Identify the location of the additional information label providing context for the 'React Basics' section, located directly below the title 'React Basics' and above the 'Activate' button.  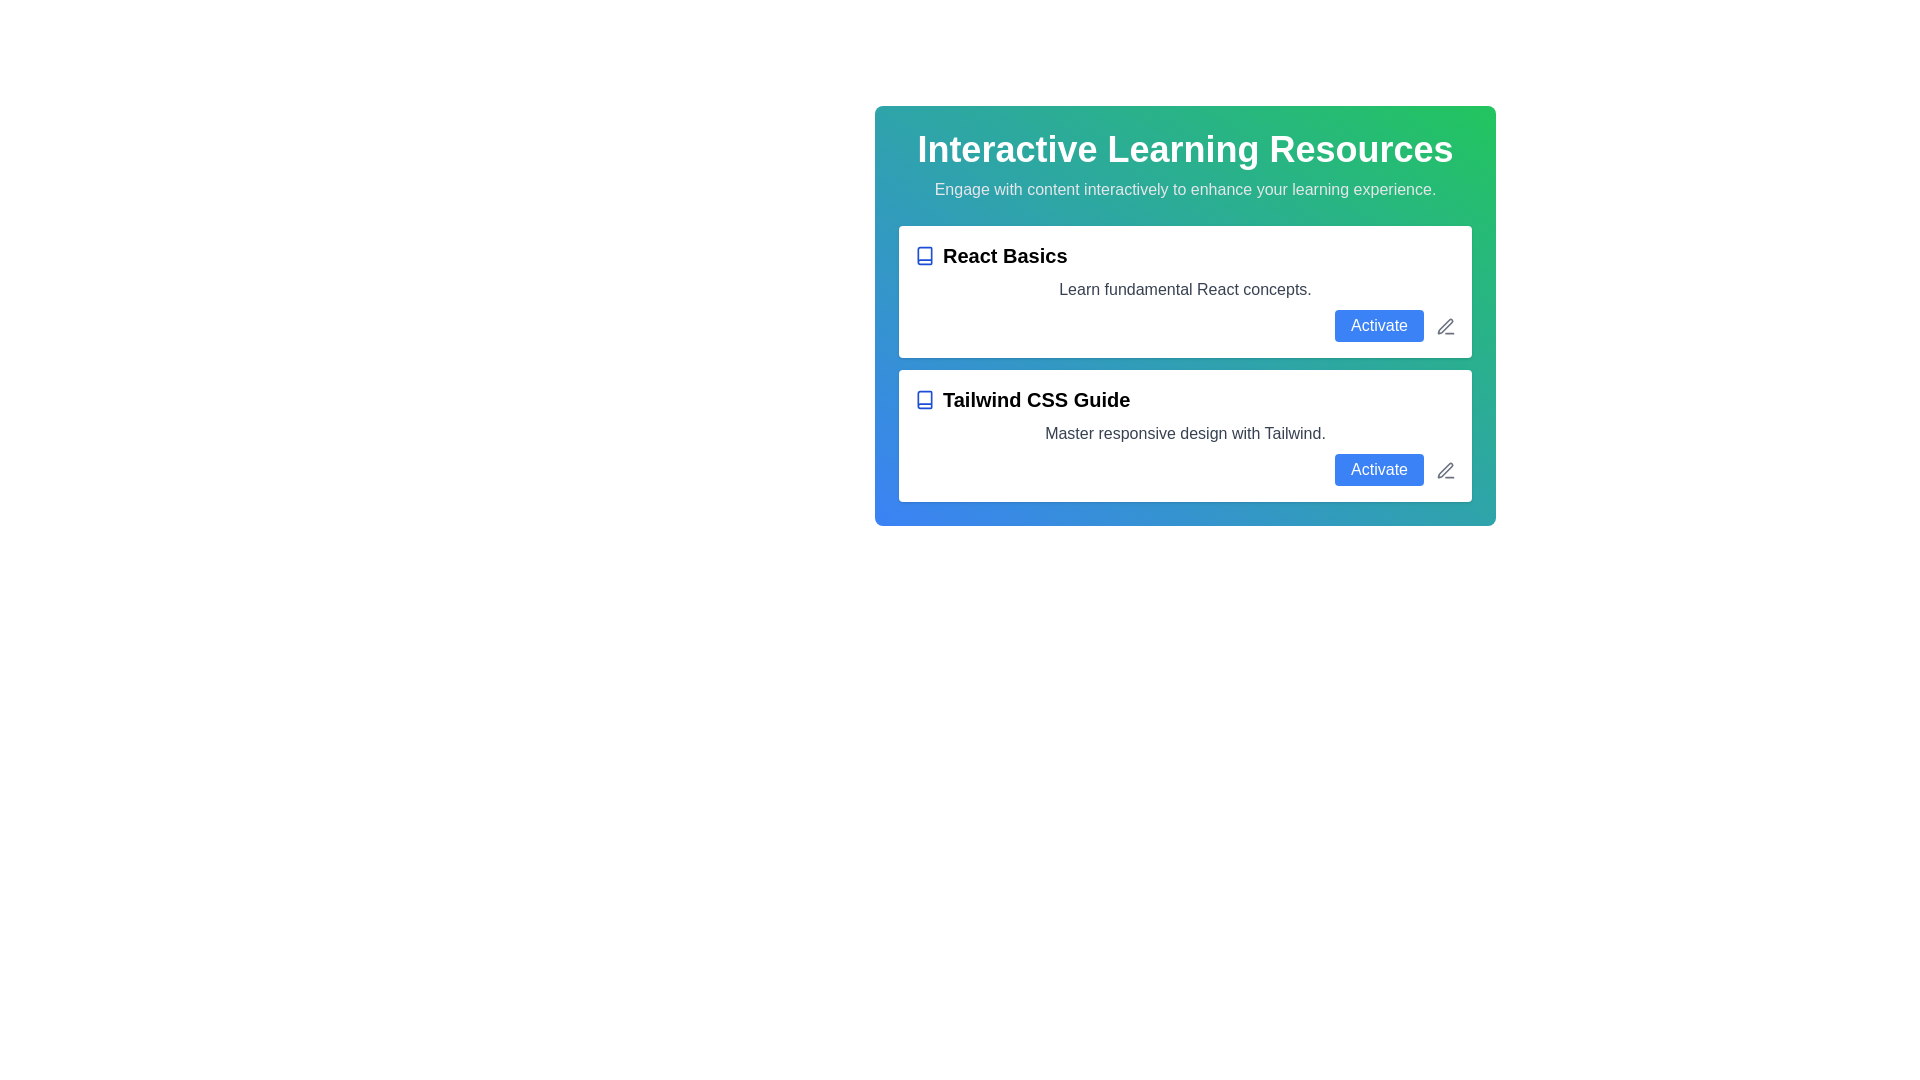
(1185, 289).